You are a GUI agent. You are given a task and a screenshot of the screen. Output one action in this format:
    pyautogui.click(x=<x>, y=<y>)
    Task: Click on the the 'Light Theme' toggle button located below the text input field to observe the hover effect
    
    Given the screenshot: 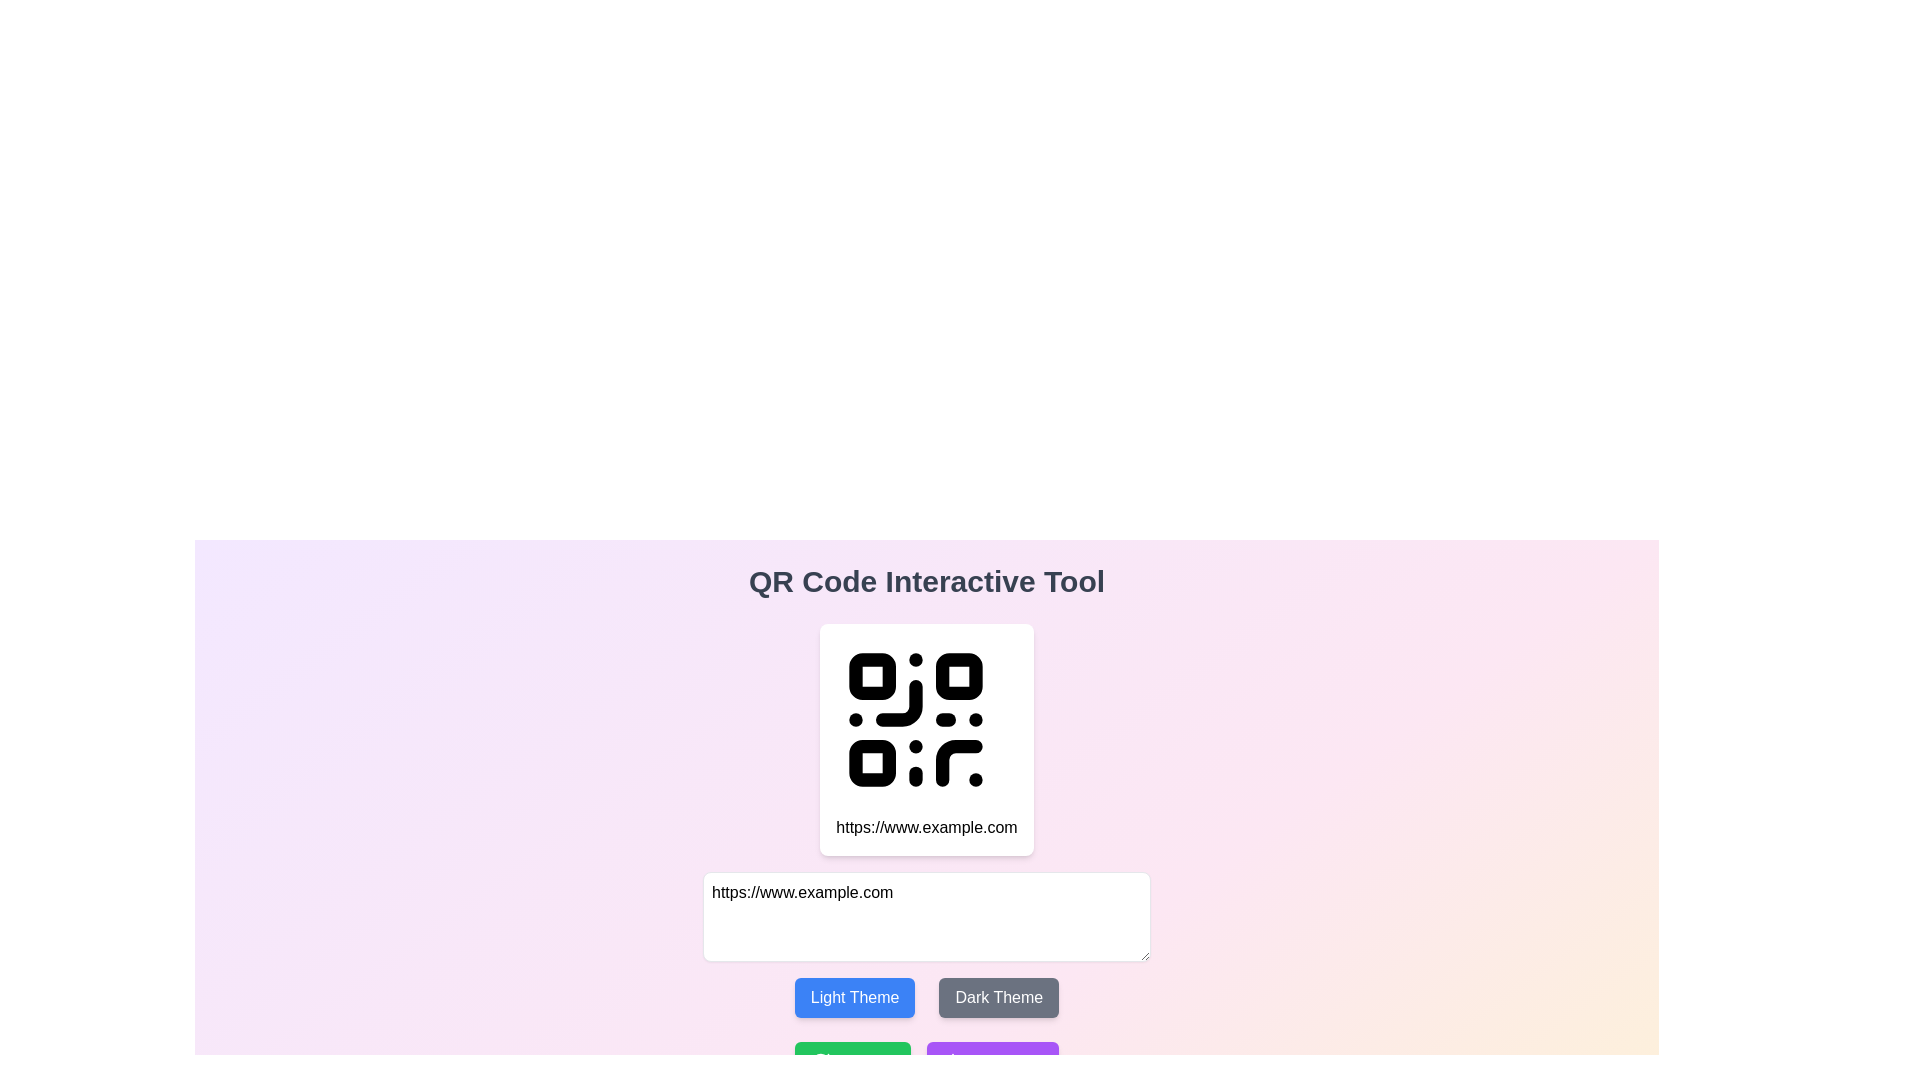 What is the action you would take?
    pyautogui.click(x=855, y=998)
    